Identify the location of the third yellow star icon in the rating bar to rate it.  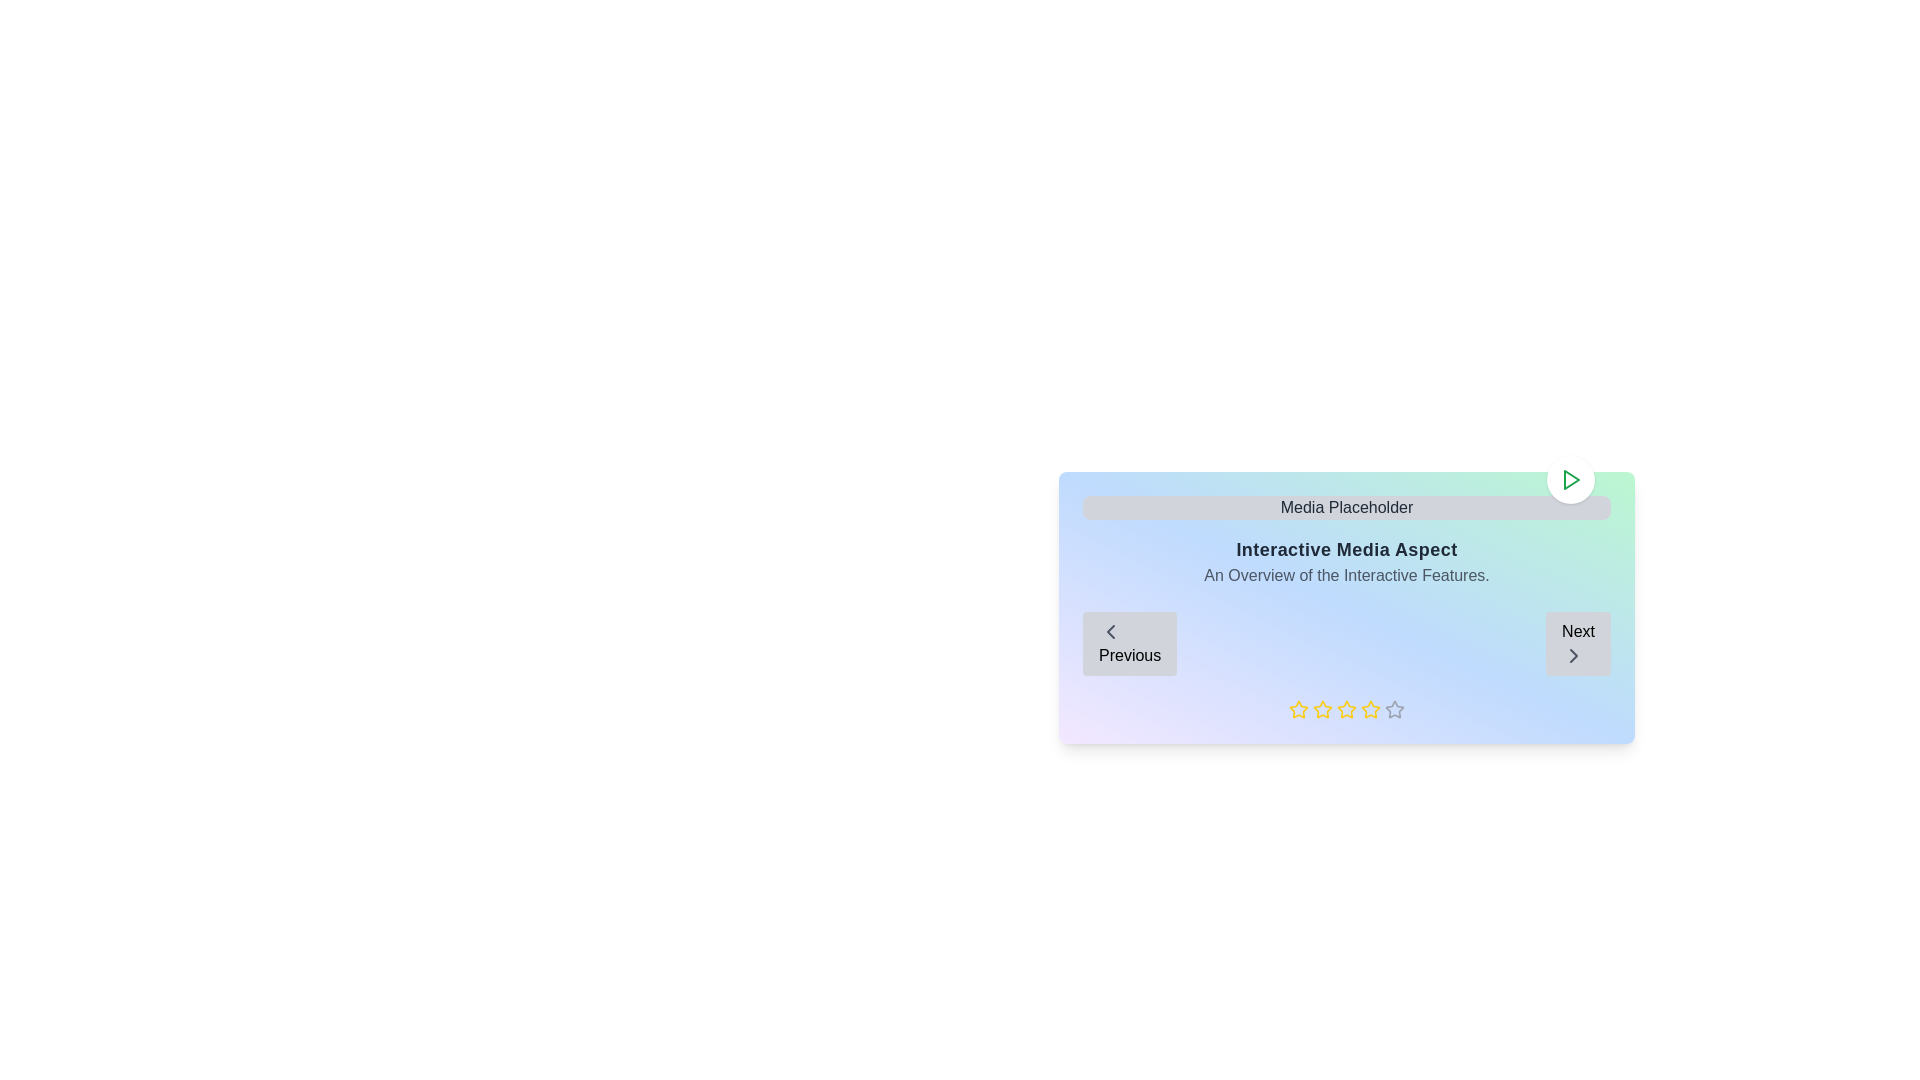
(1347, 708).